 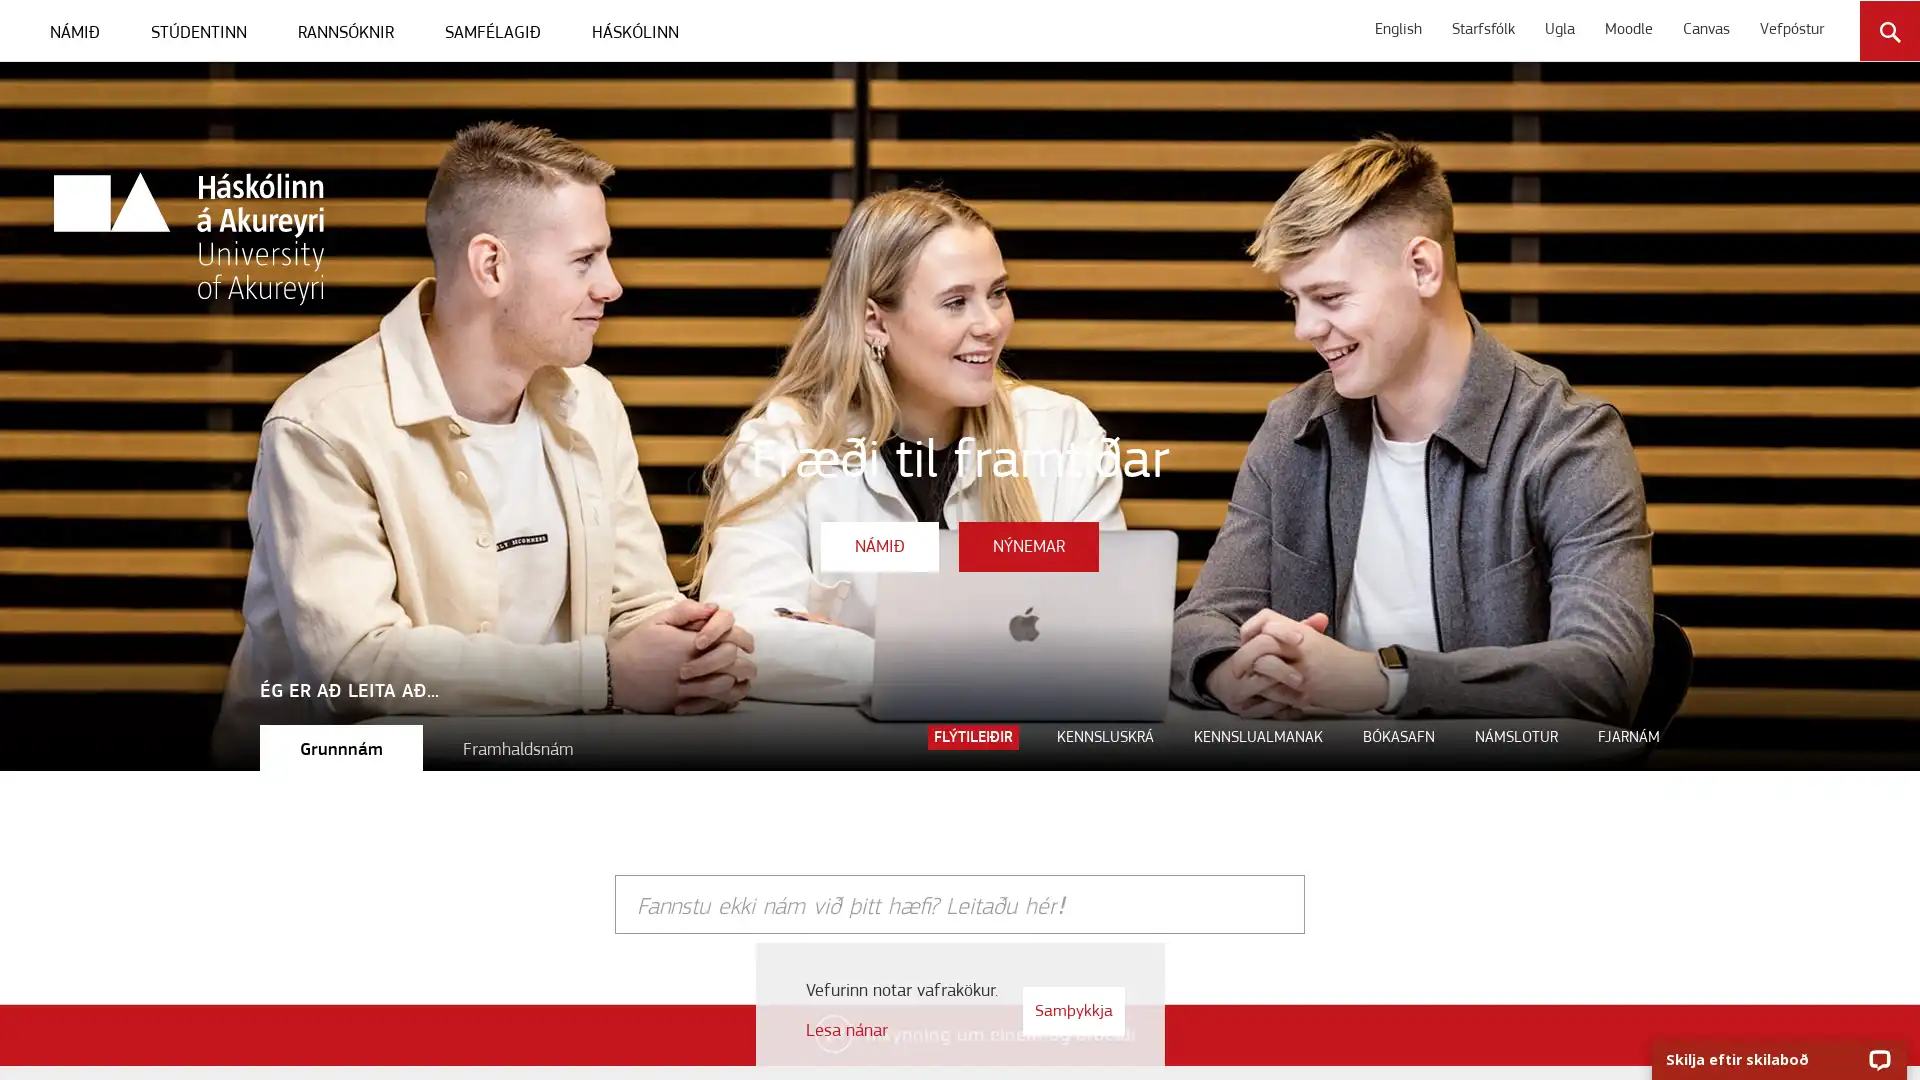 What do you see at coordinates (1072, 1010) in the screenshot?
I see `Samykkja vafrakokur` at bounding box center [1072, 1010].